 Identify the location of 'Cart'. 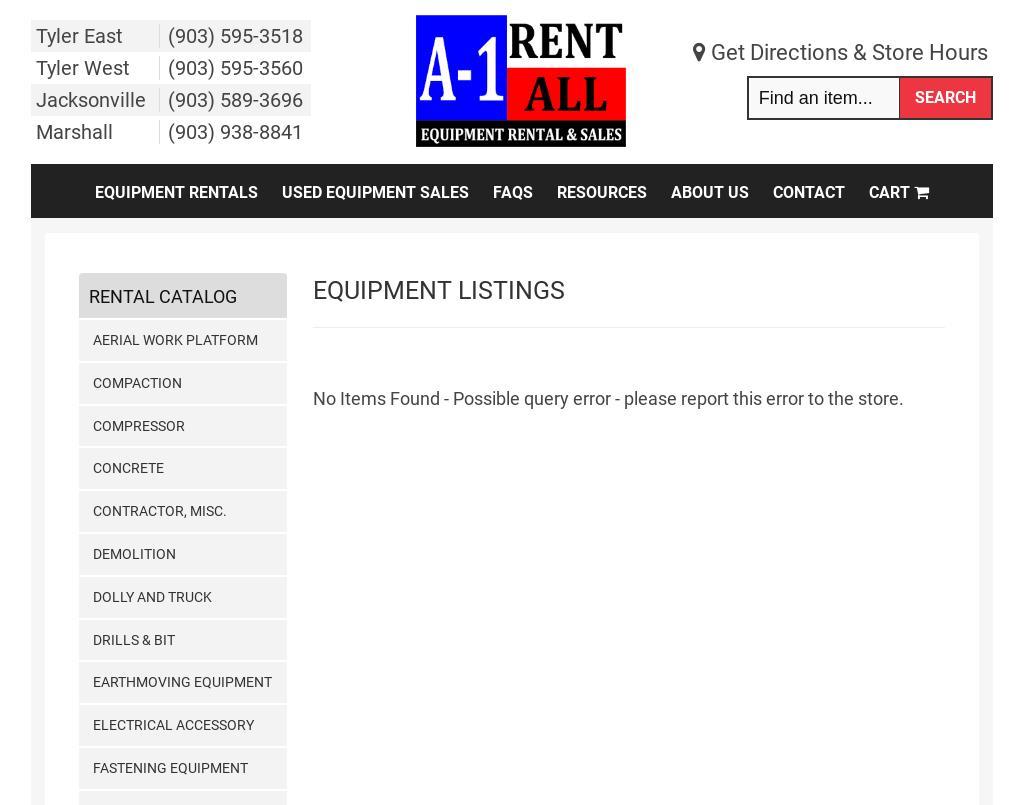
(890, 191).